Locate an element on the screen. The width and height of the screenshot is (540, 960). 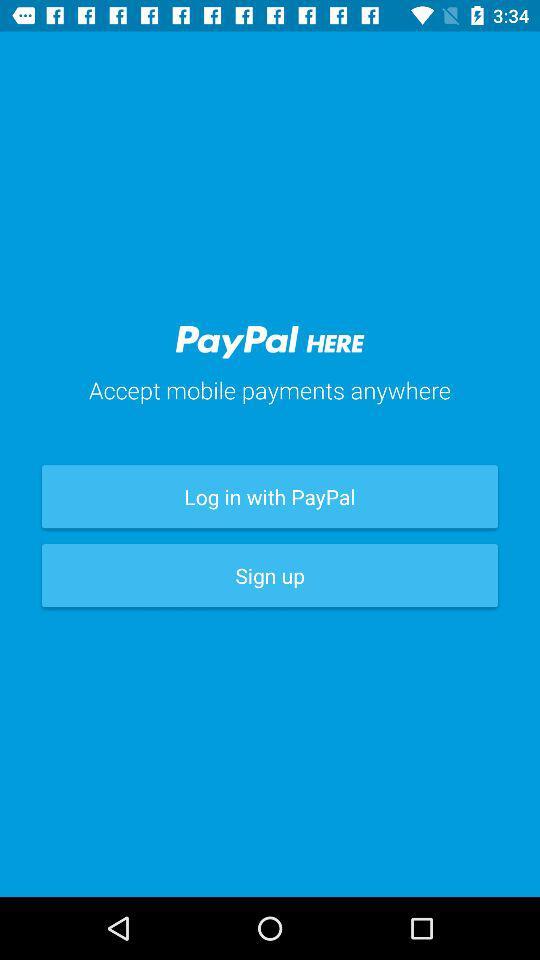
the sign up is located at coordinates (270, 575).